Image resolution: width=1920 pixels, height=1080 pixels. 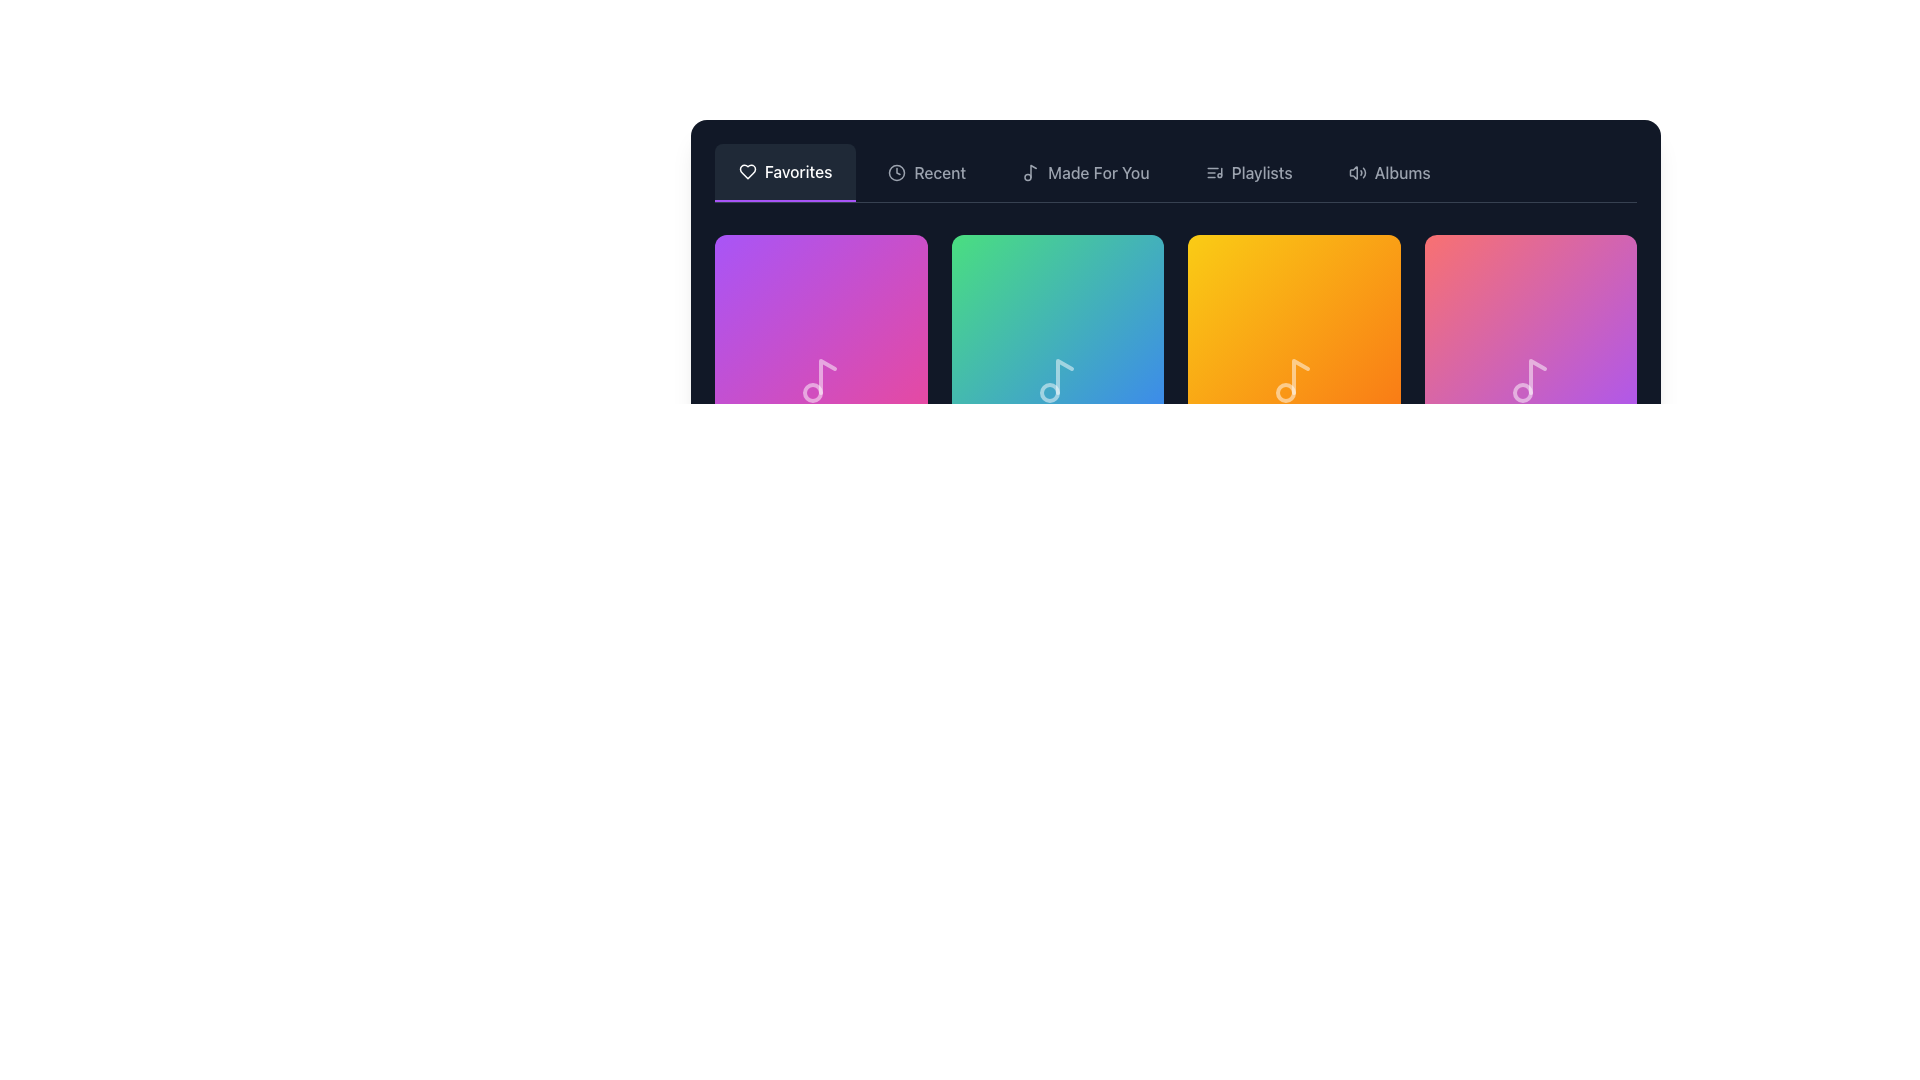 What do you see at coordinates (1286, 393) in the screenshot?
I see `the Graphical Element - Circle located in the bottom-left corner of the yellow-orange card, which is the third card from the left in the row of colorful cards, indicating a musical context` at bounding box center [1286, 393].